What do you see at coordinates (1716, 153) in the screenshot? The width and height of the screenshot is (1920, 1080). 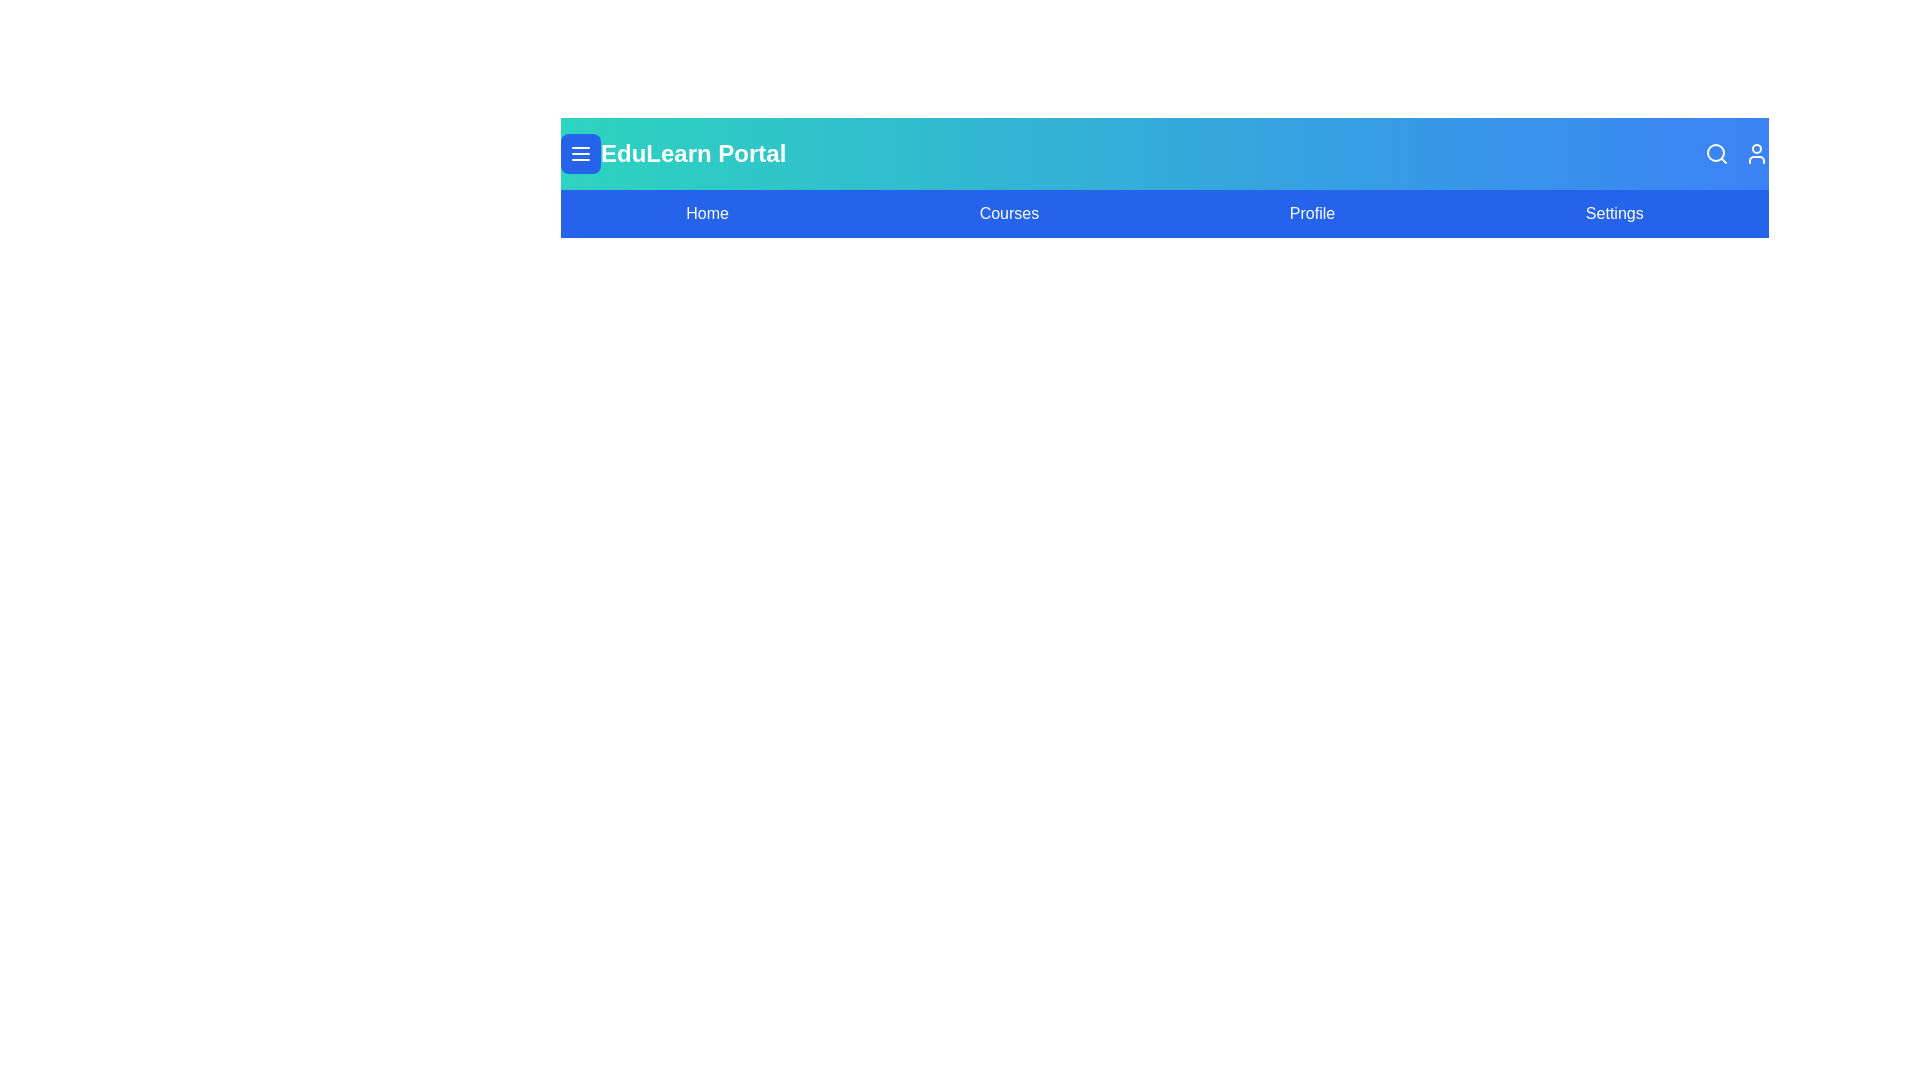 I see `the search icon to initiate a search` at bounding box center [1716, 153].